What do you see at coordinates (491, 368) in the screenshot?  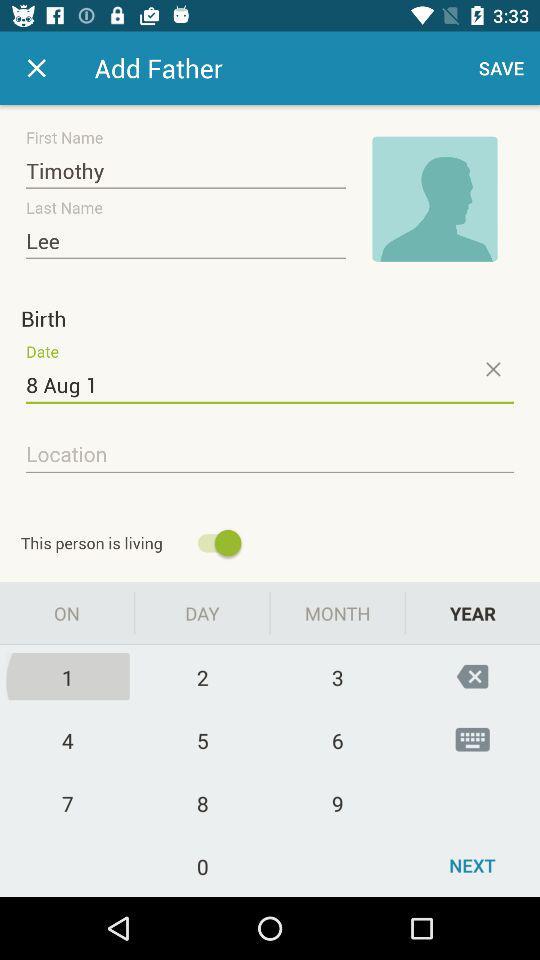 I see `cancel date entry` at bounding box center [491, 368].